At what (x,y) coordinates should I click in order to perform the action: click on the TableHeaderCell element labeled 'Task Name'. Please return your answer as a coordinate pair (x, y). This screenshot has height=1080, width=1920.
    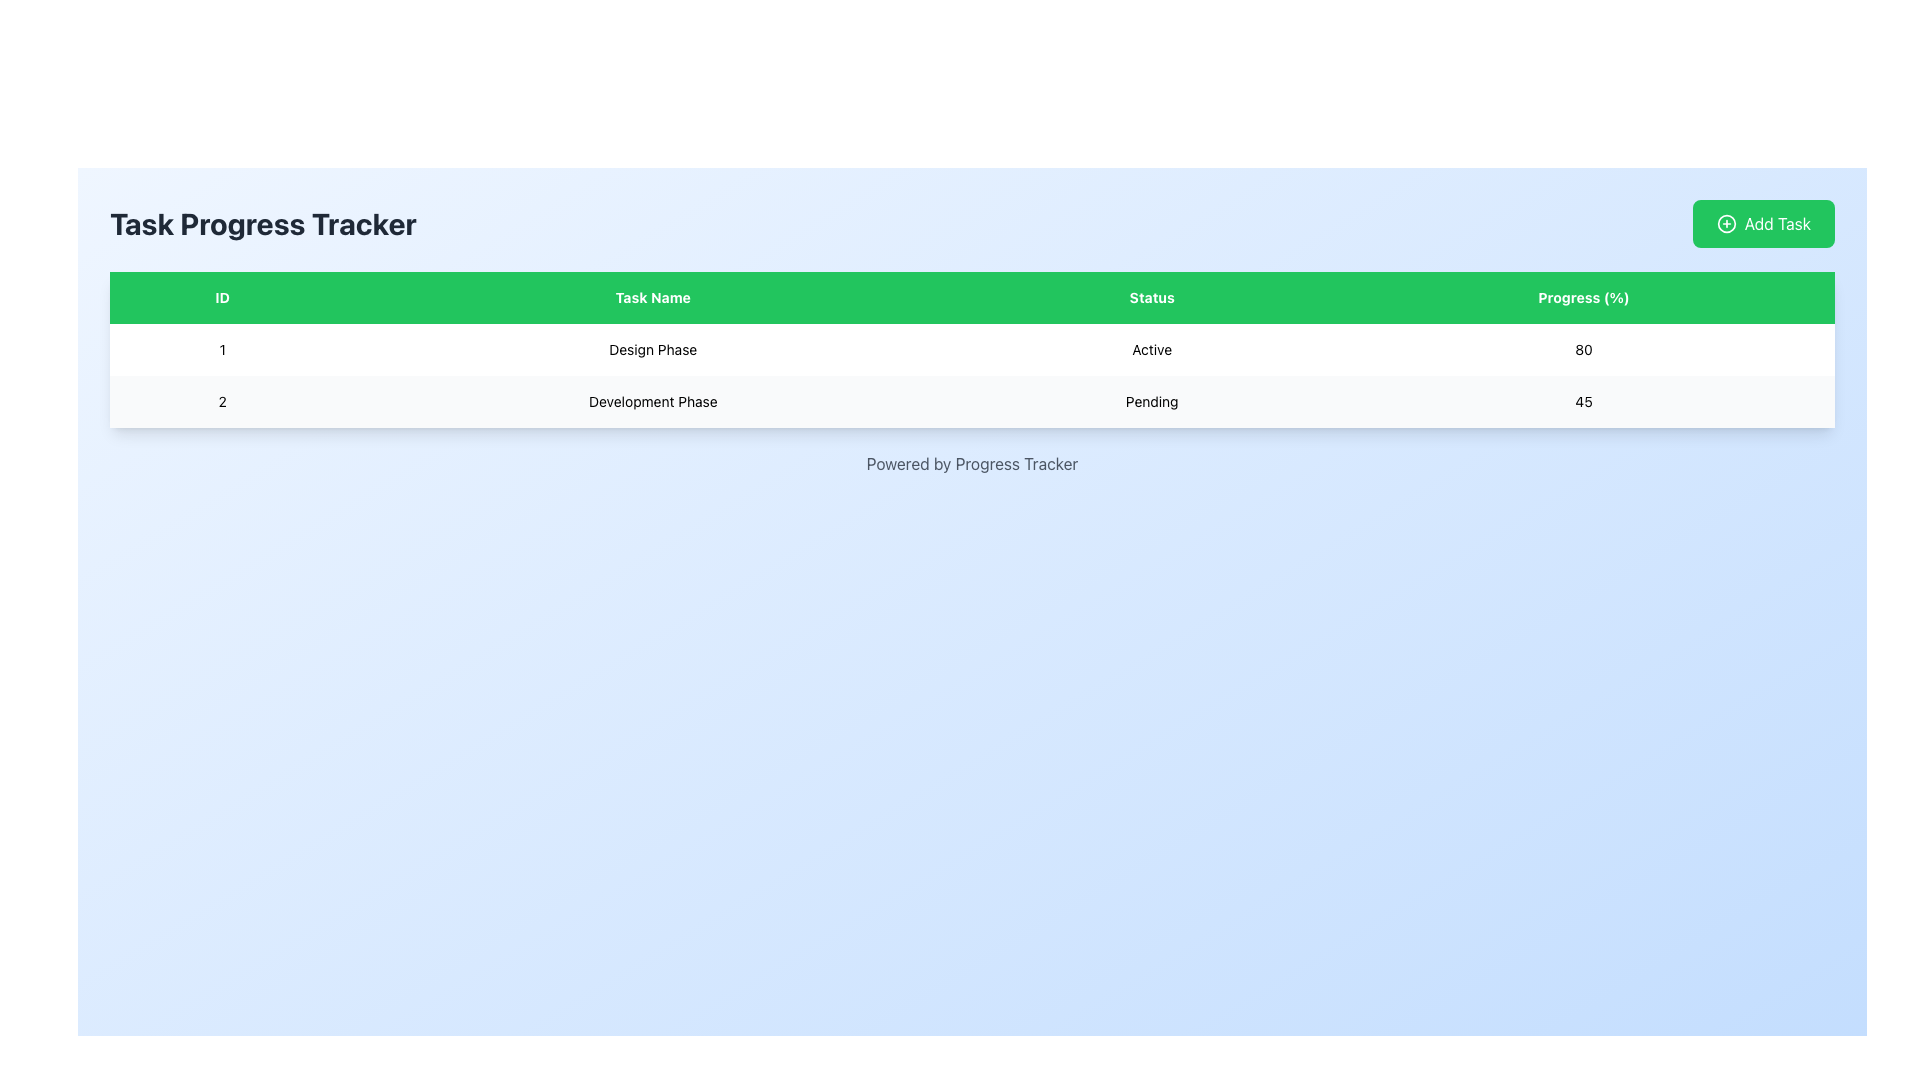
    Looking at the image, I should click on (653, 297).